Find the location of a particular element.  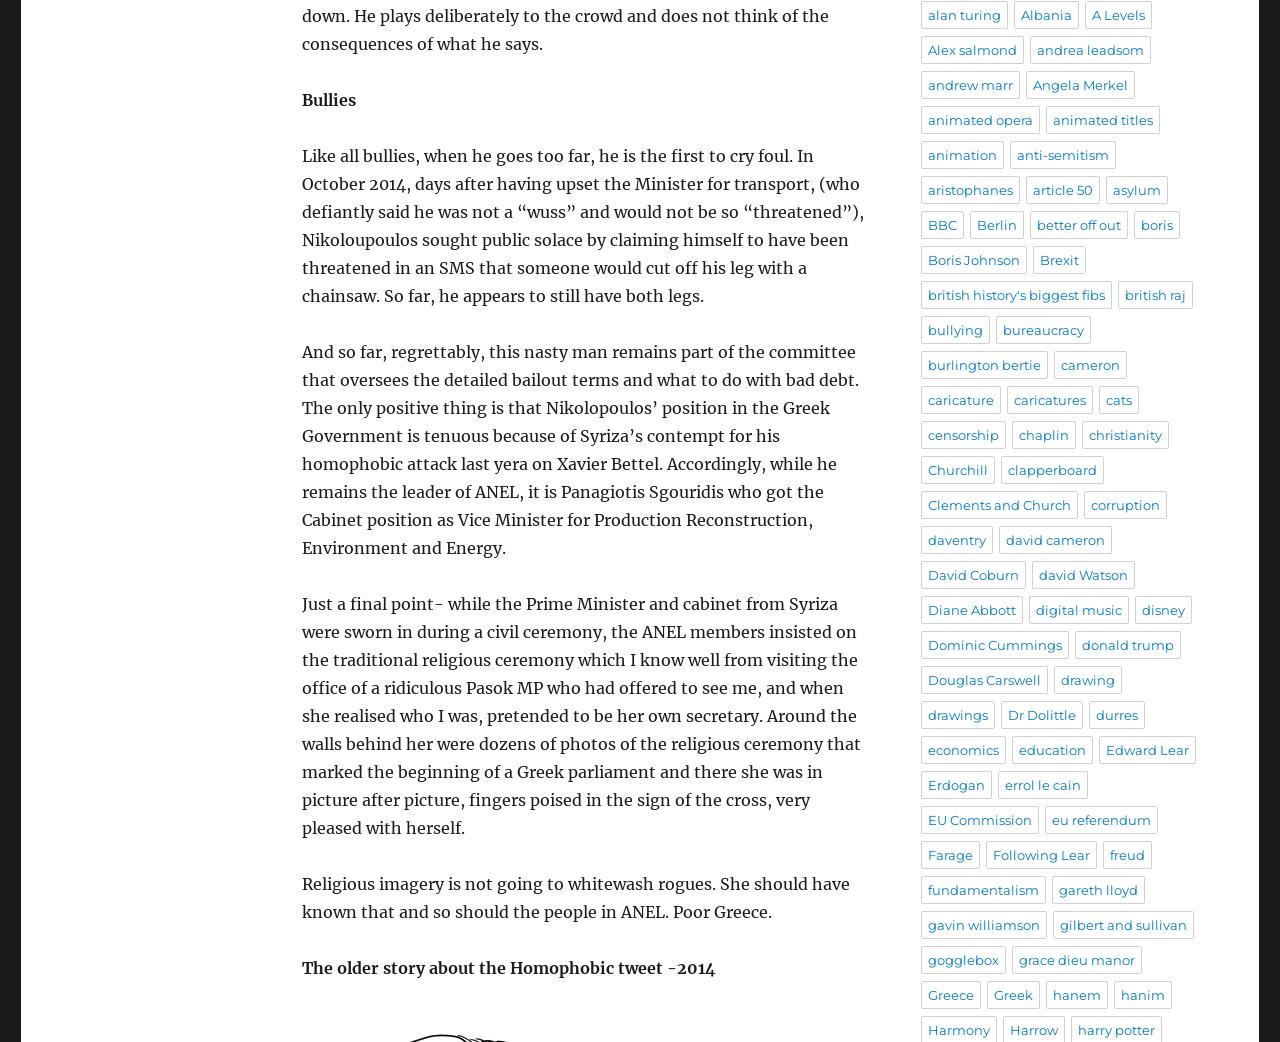

'eu referendum' is located at coordinates (1100, 819).